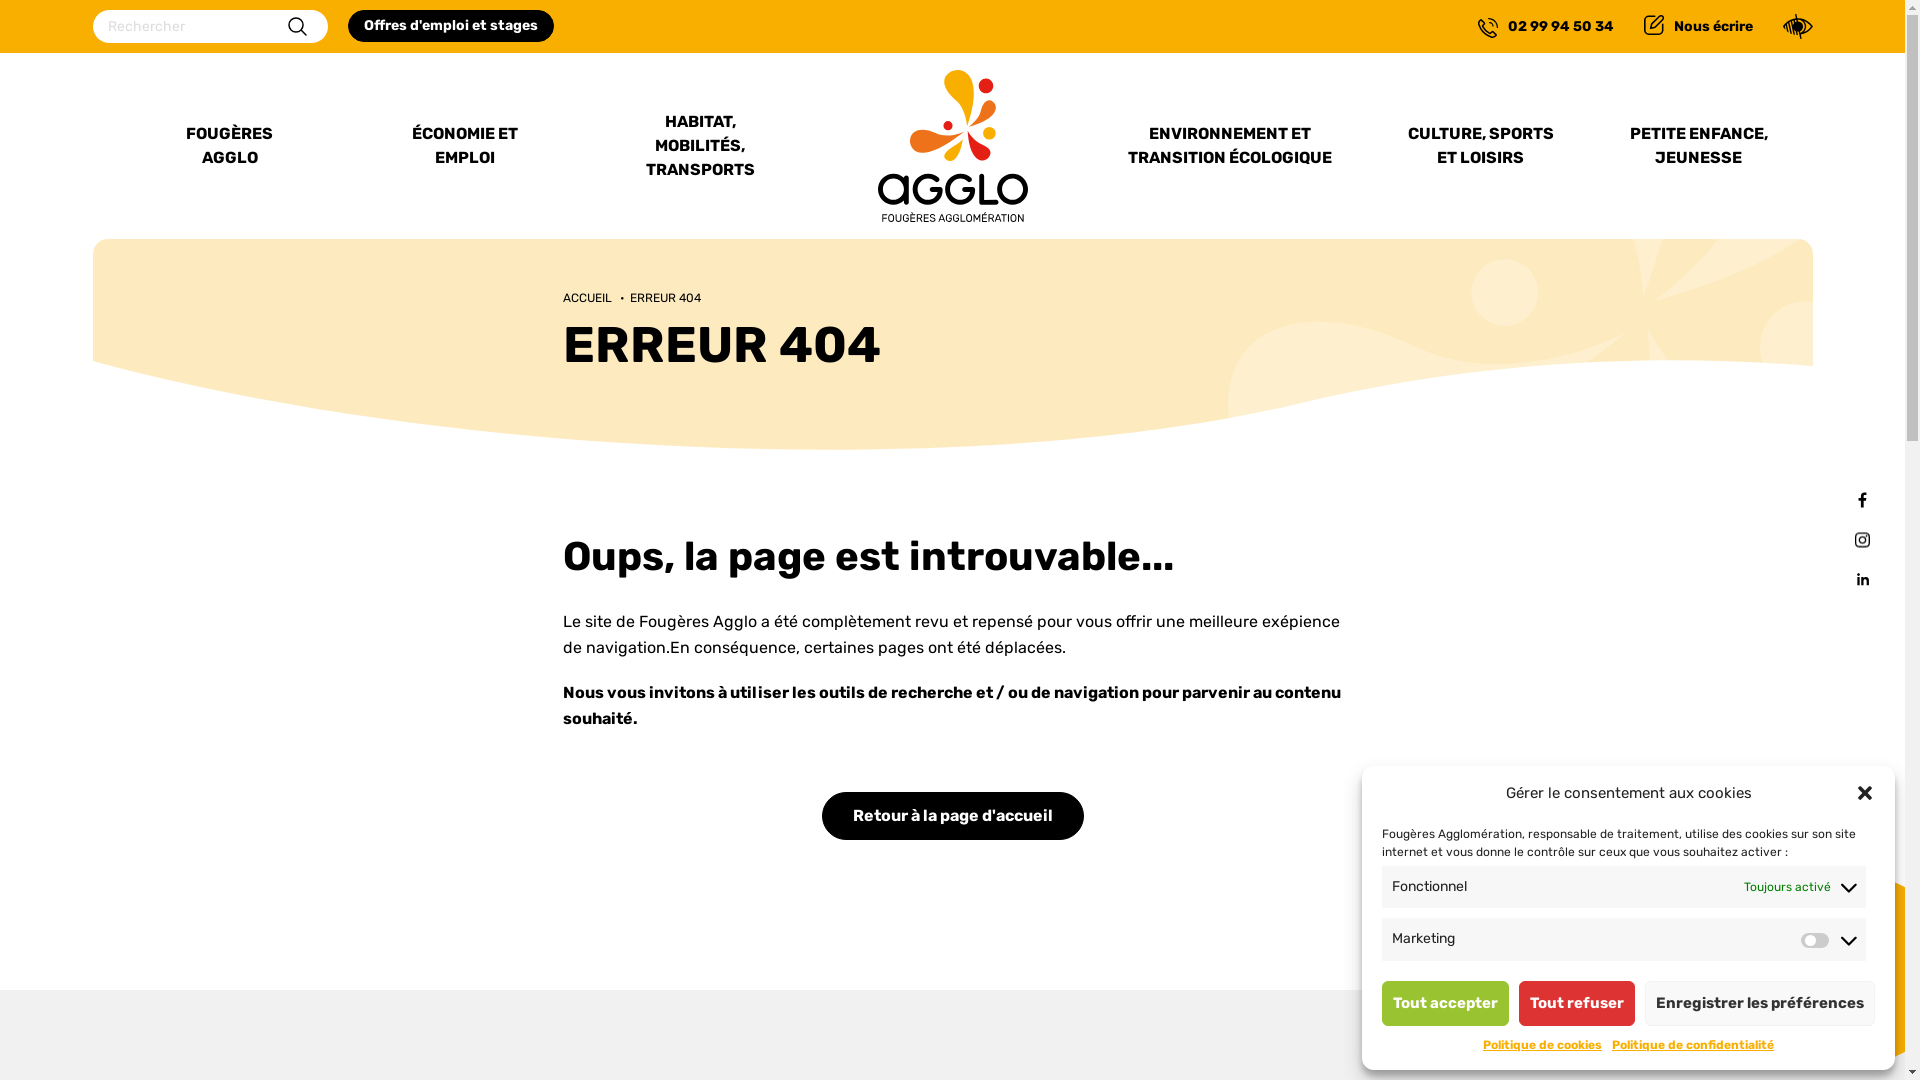 This screenshot has height=1080, width=1920. What do you see at coordinates (1544, 26) in the screenshot?
I see `'02 99 94 50 34'` at bounding box center [1544, 26].